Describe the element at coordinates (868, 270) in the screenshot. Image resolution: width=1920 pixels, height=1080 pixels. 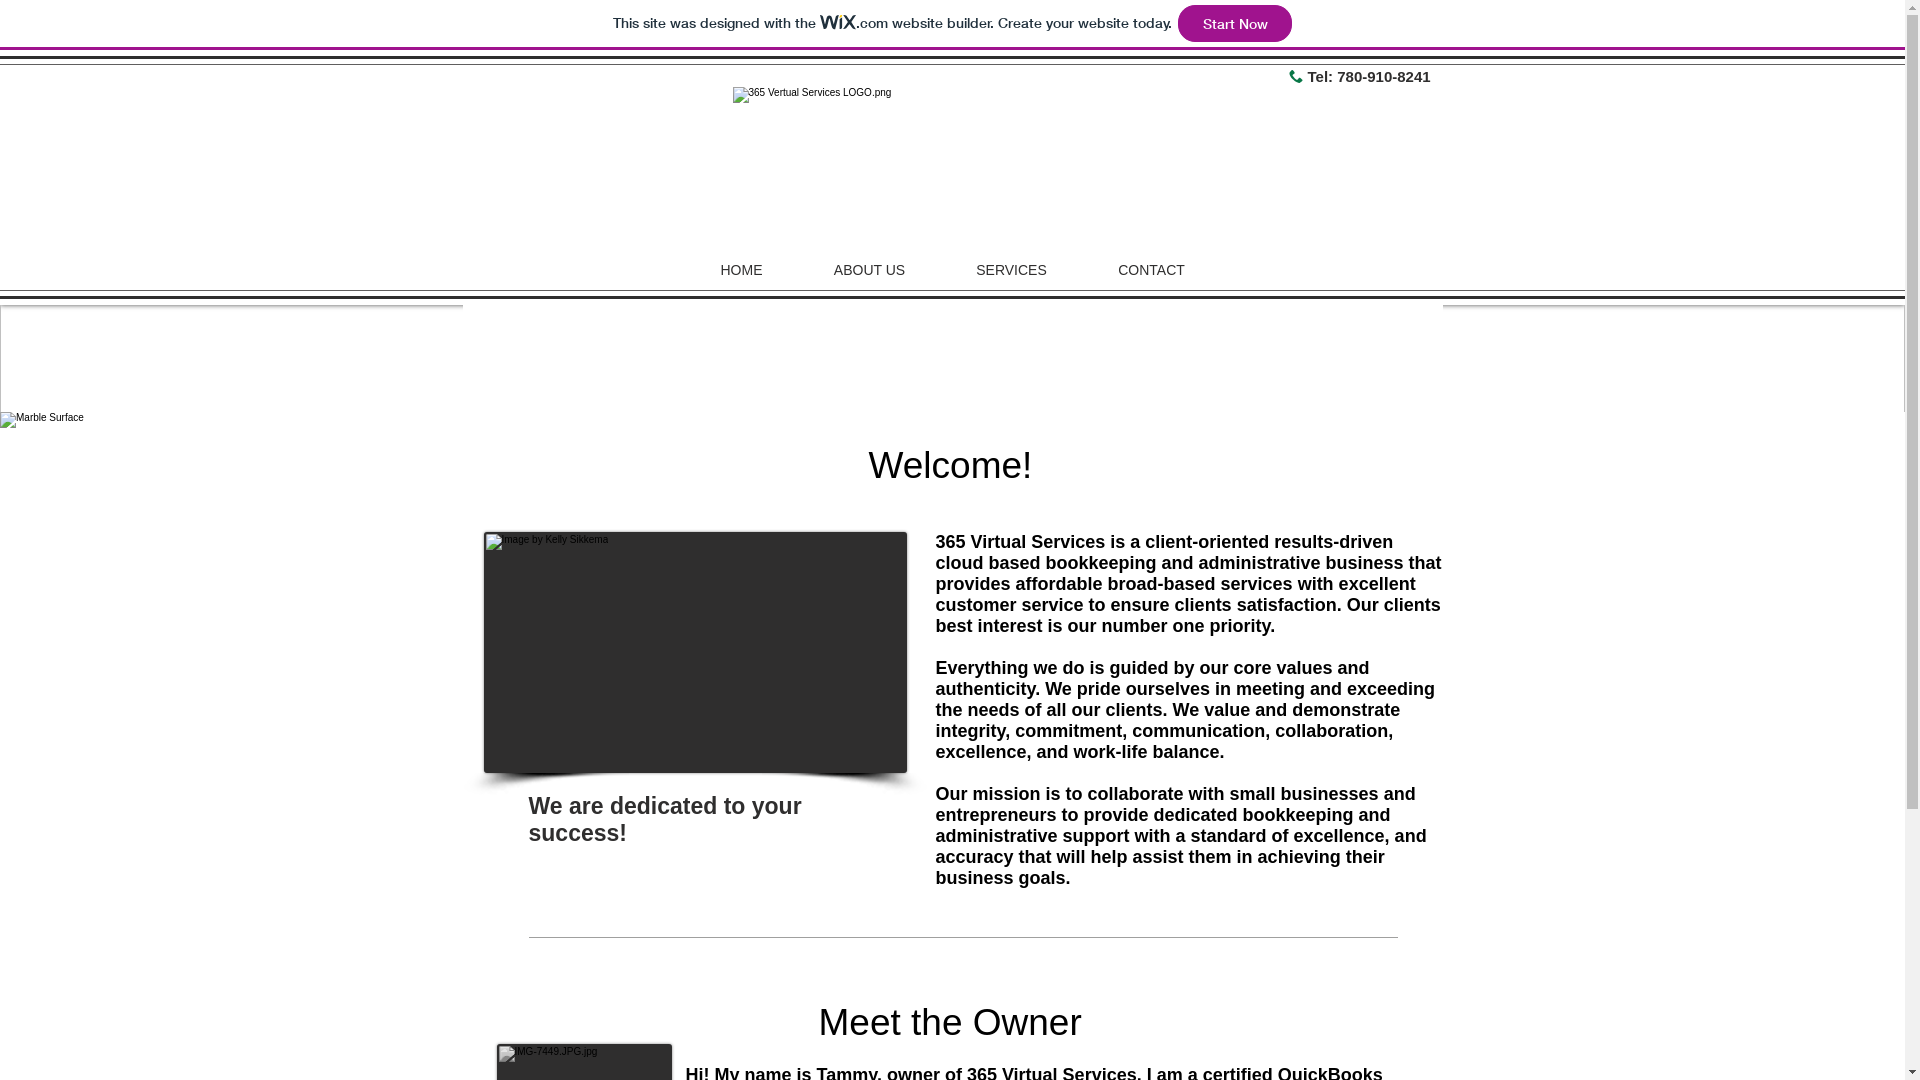
I see `'ABOUT US'` at that location.